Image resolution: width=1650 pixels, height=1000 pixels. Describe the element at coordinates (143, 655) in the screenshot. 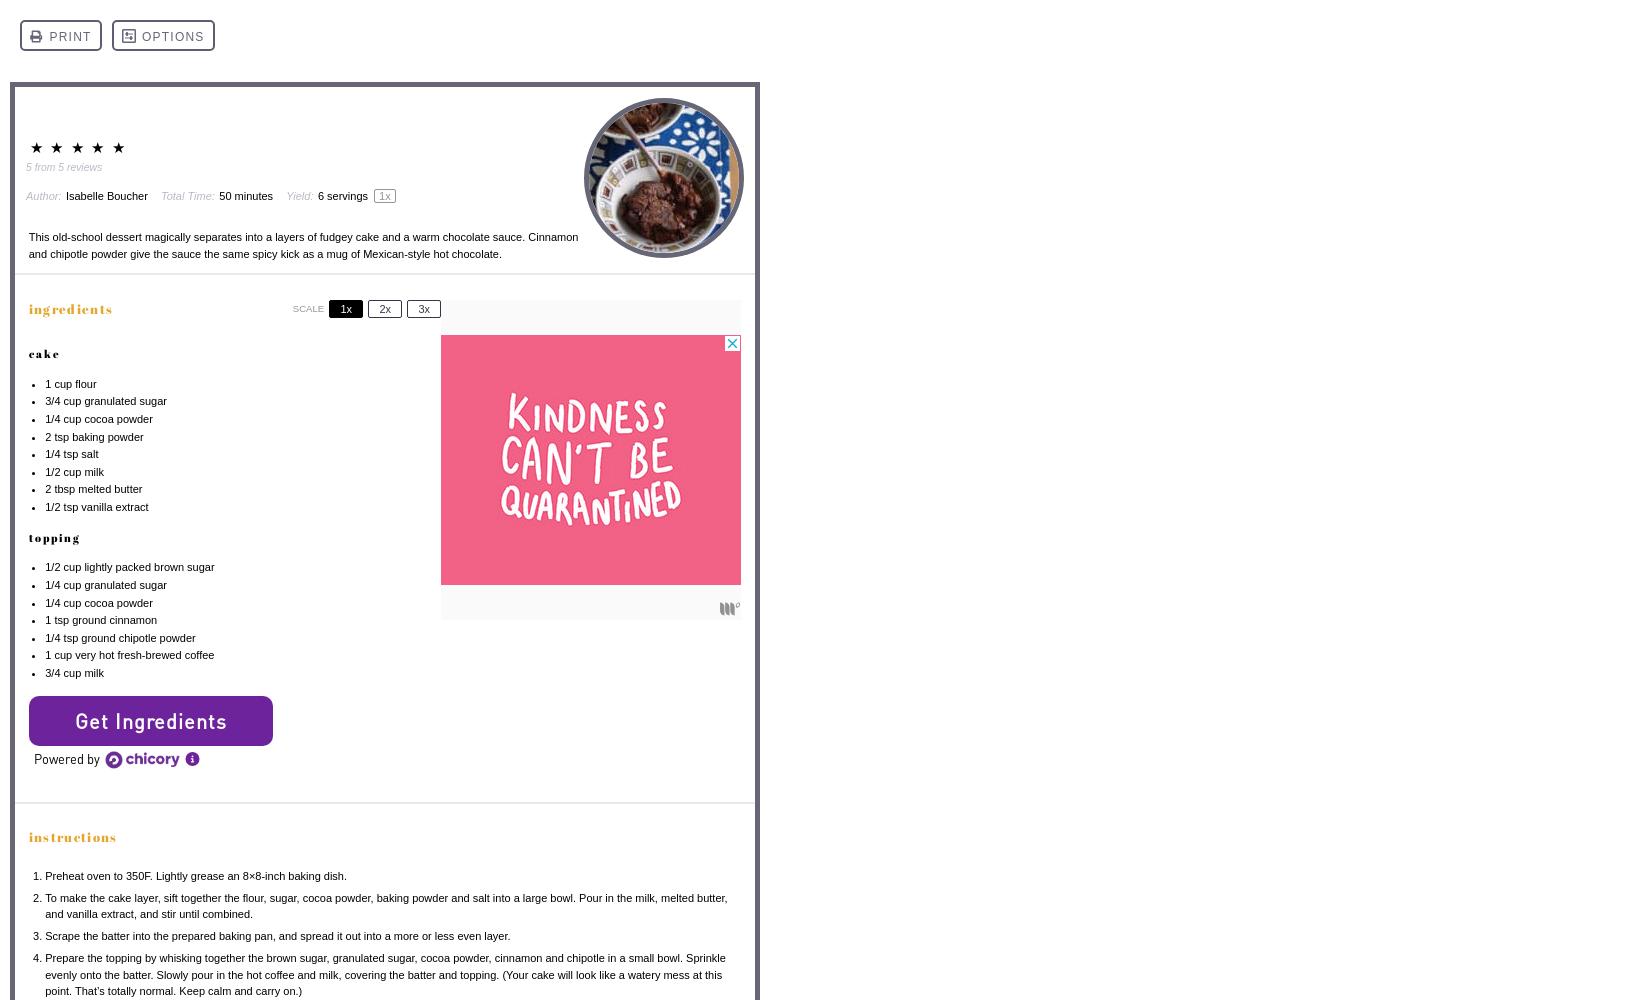

I see `'very hot fresh-brewed coffee'` at that location.